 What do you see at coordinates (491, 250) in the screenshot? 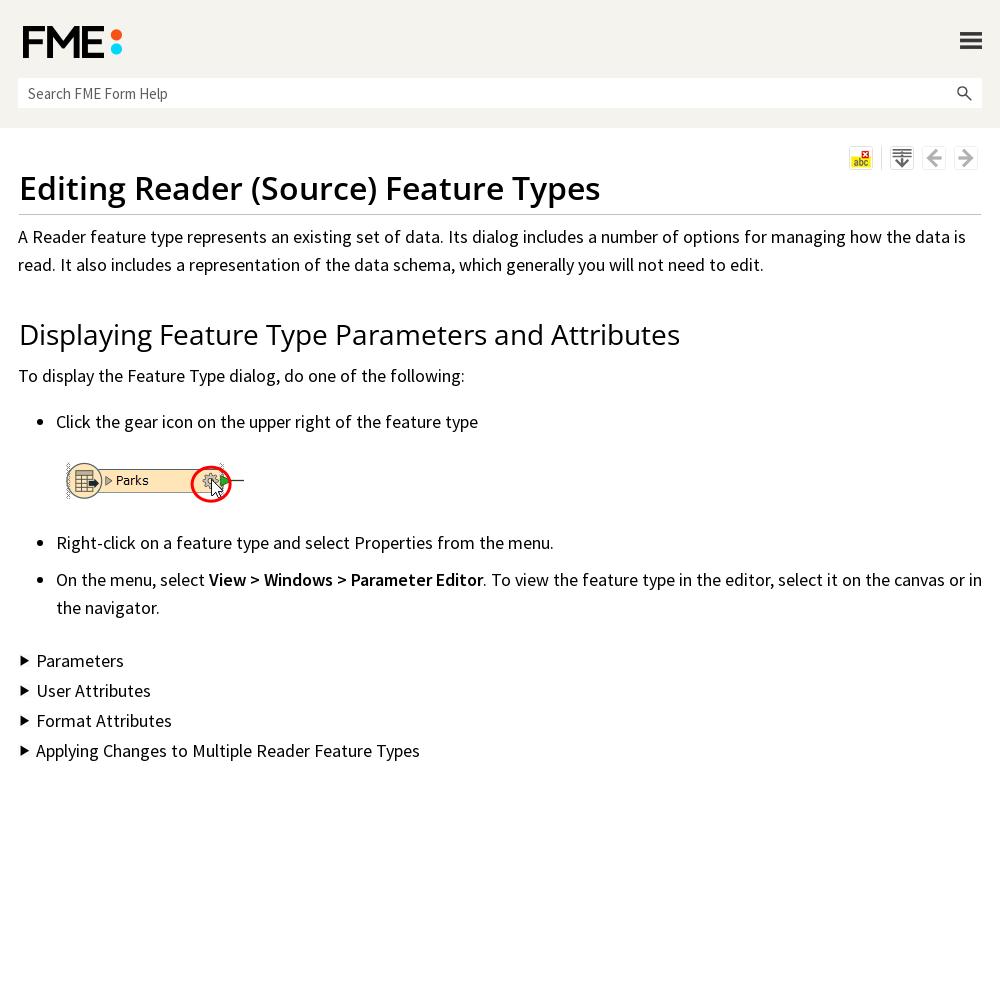
I see `'A Reader feature type represents an existing set of data. Its dialog includes a
number of options for managing how the data is read. It also includes a
representation of the data schema, which generally you will not need to edit.'` at bounding box center [491, 250].